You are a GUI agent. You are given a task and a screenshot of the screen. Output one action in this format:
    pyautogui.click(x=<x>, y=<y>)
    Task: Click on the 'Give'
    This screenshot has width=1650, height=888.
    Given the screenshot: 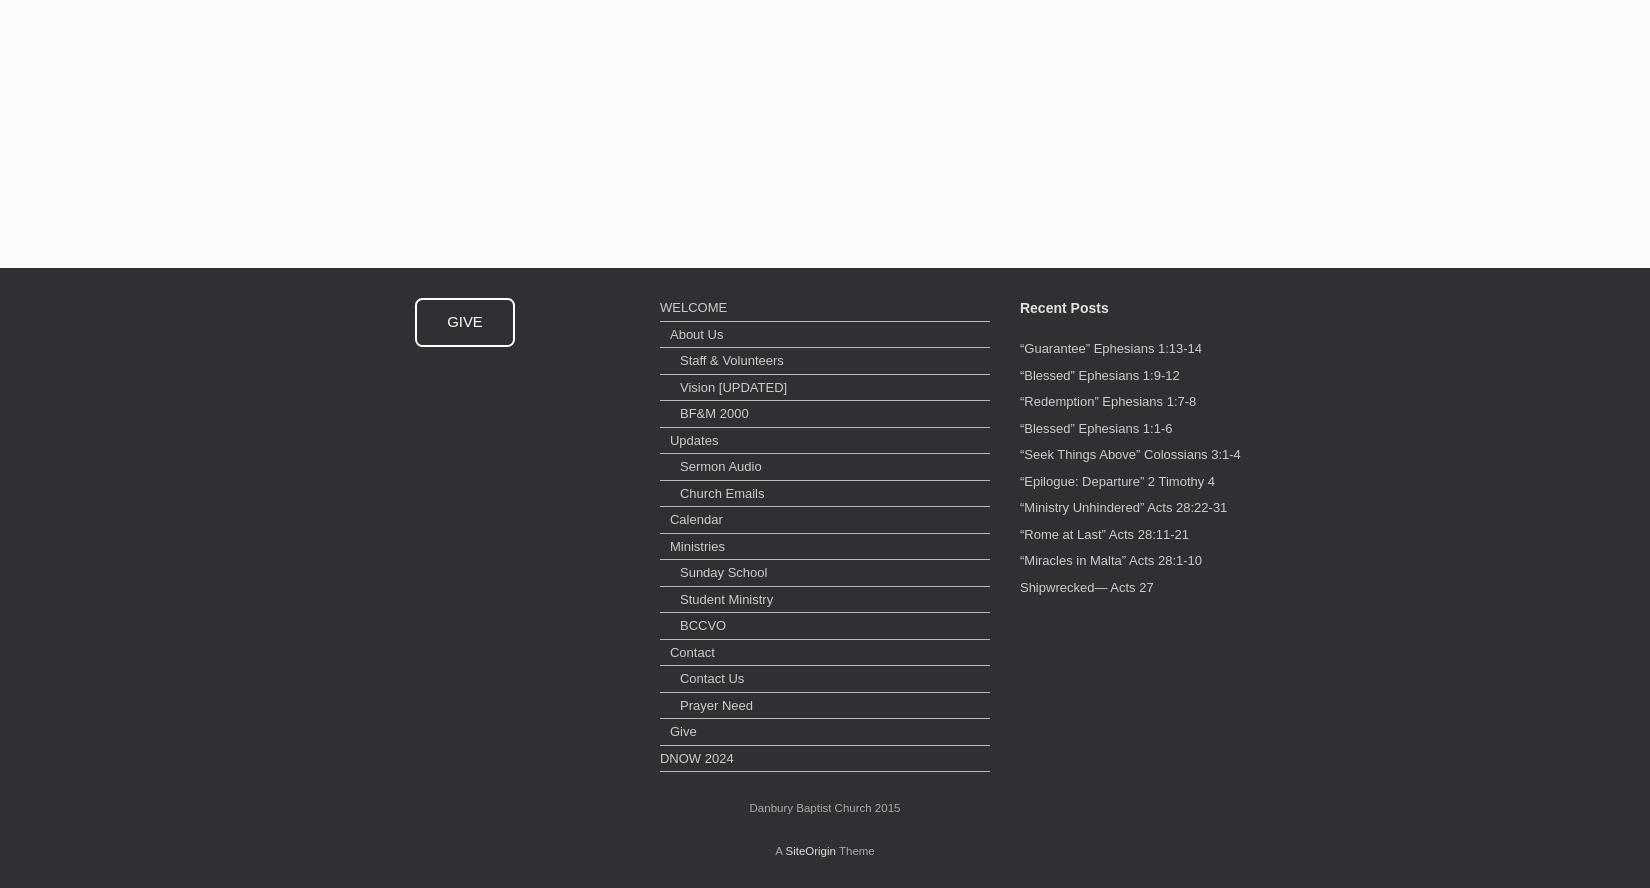 What is the action you would take?
    pyautogui.click(x=681, y=730)
    